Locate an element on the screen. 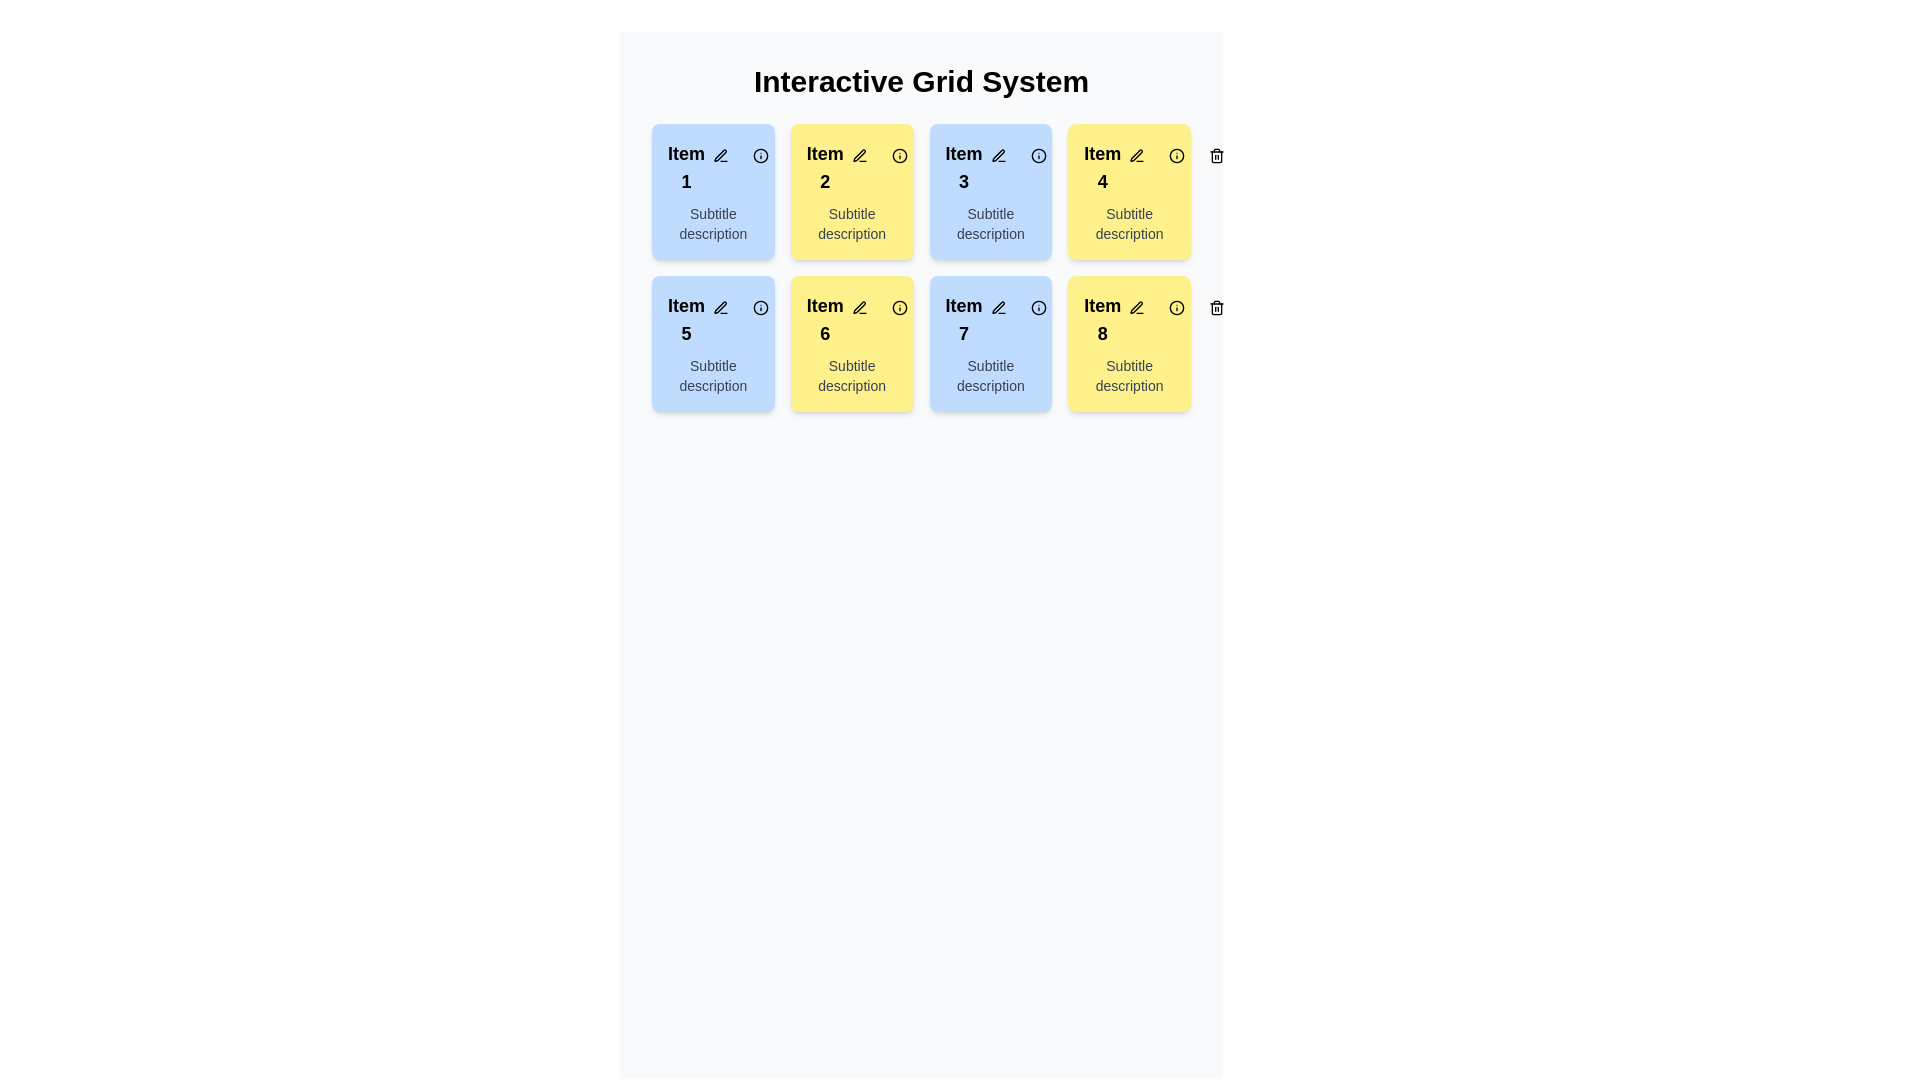 Image resolution: width=1920 pixels, height=1080 pixels. the Card displaying 'Item 6' located in the second row and second column of the grid layout is located at coordinates (852, 319).